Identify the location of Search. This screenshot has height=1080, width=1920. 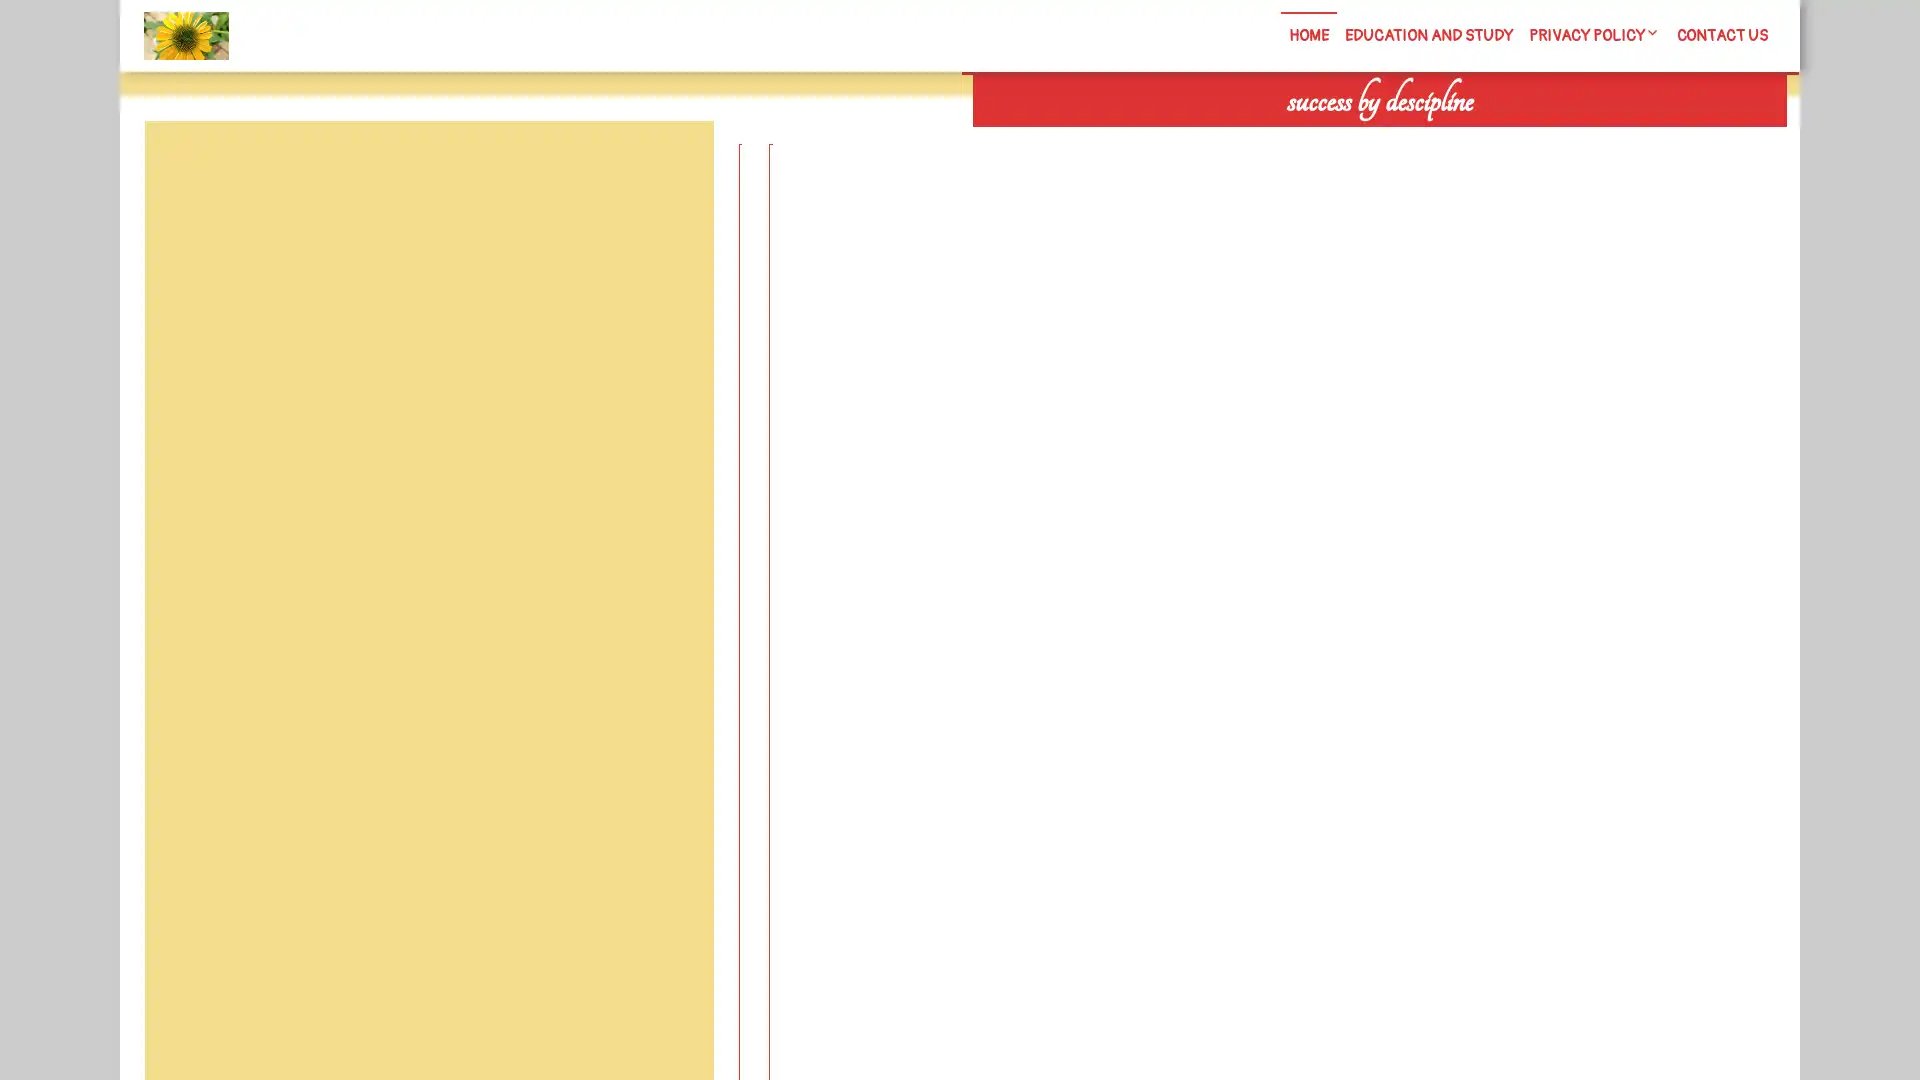
(1557, 140).